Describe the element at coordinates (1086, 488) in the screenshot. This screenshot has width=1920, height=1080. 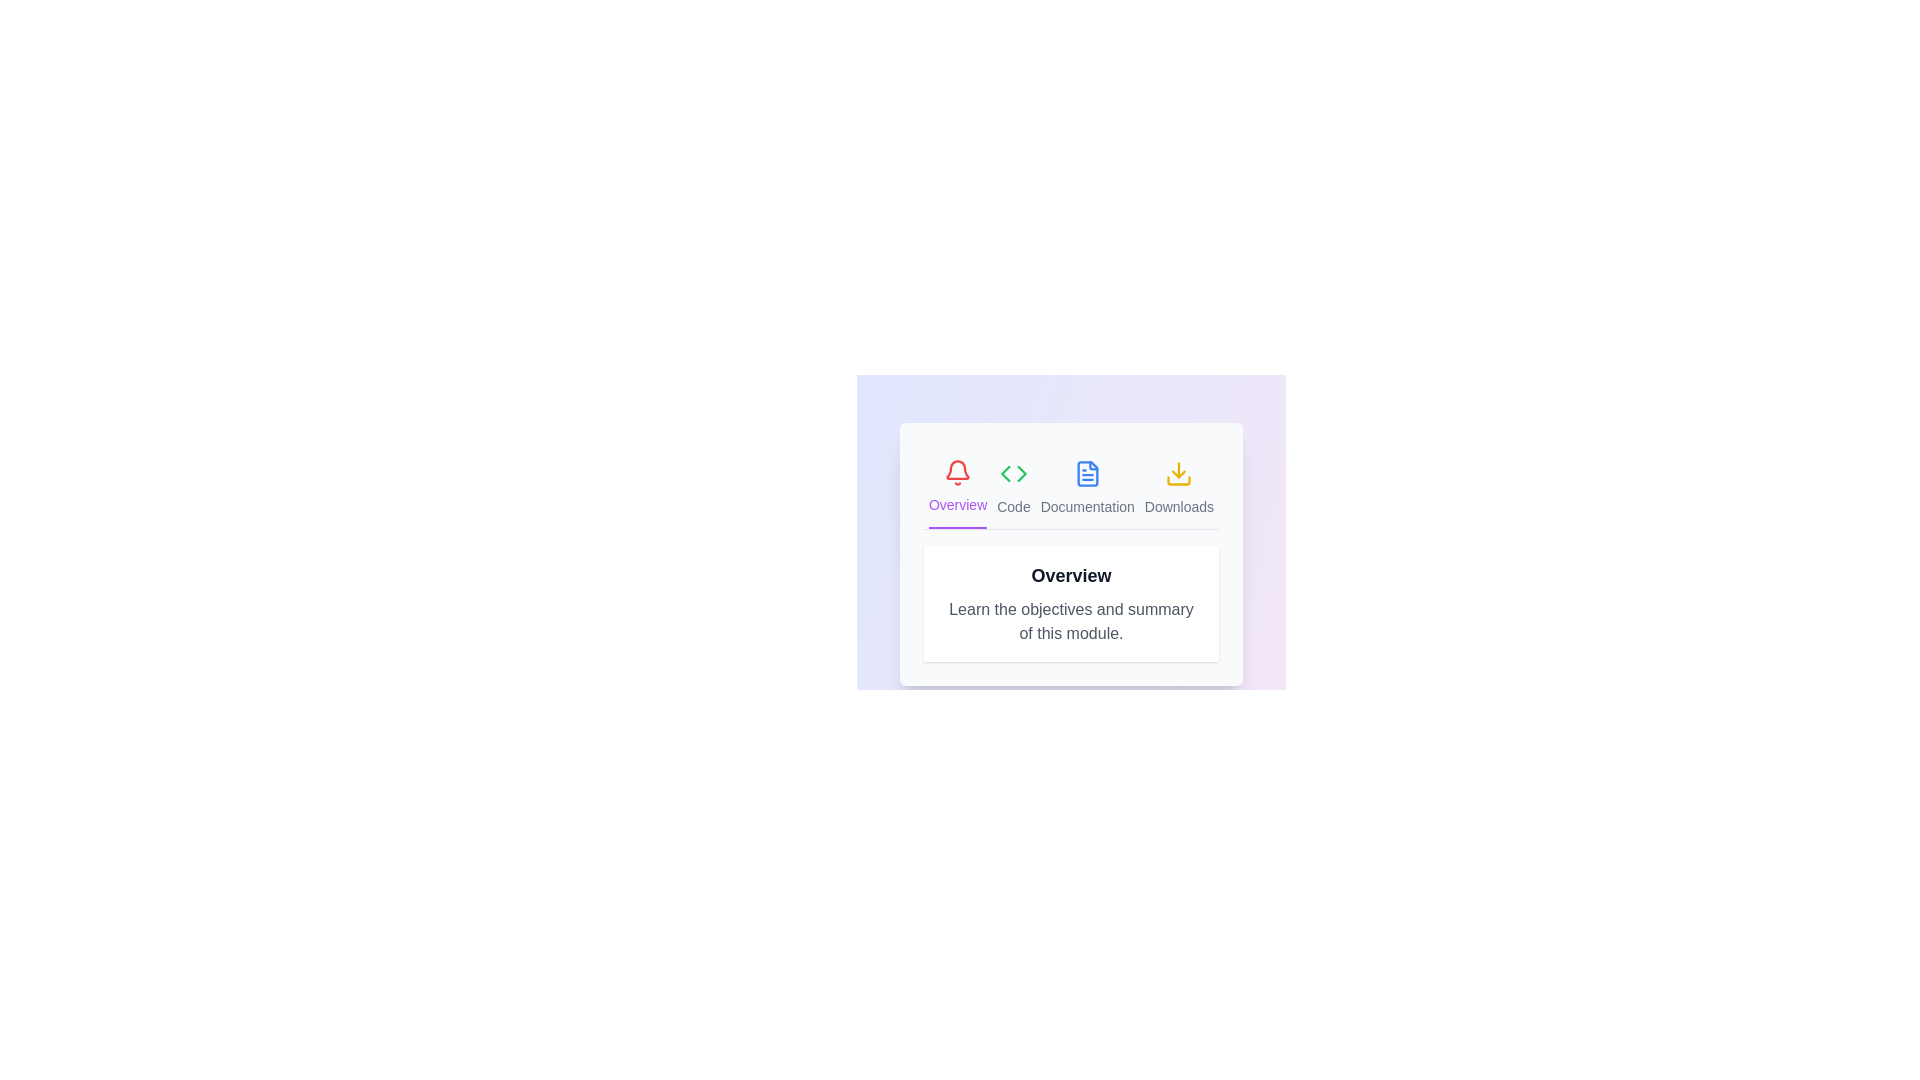
I see `the tab labeled Documentation` at that location.